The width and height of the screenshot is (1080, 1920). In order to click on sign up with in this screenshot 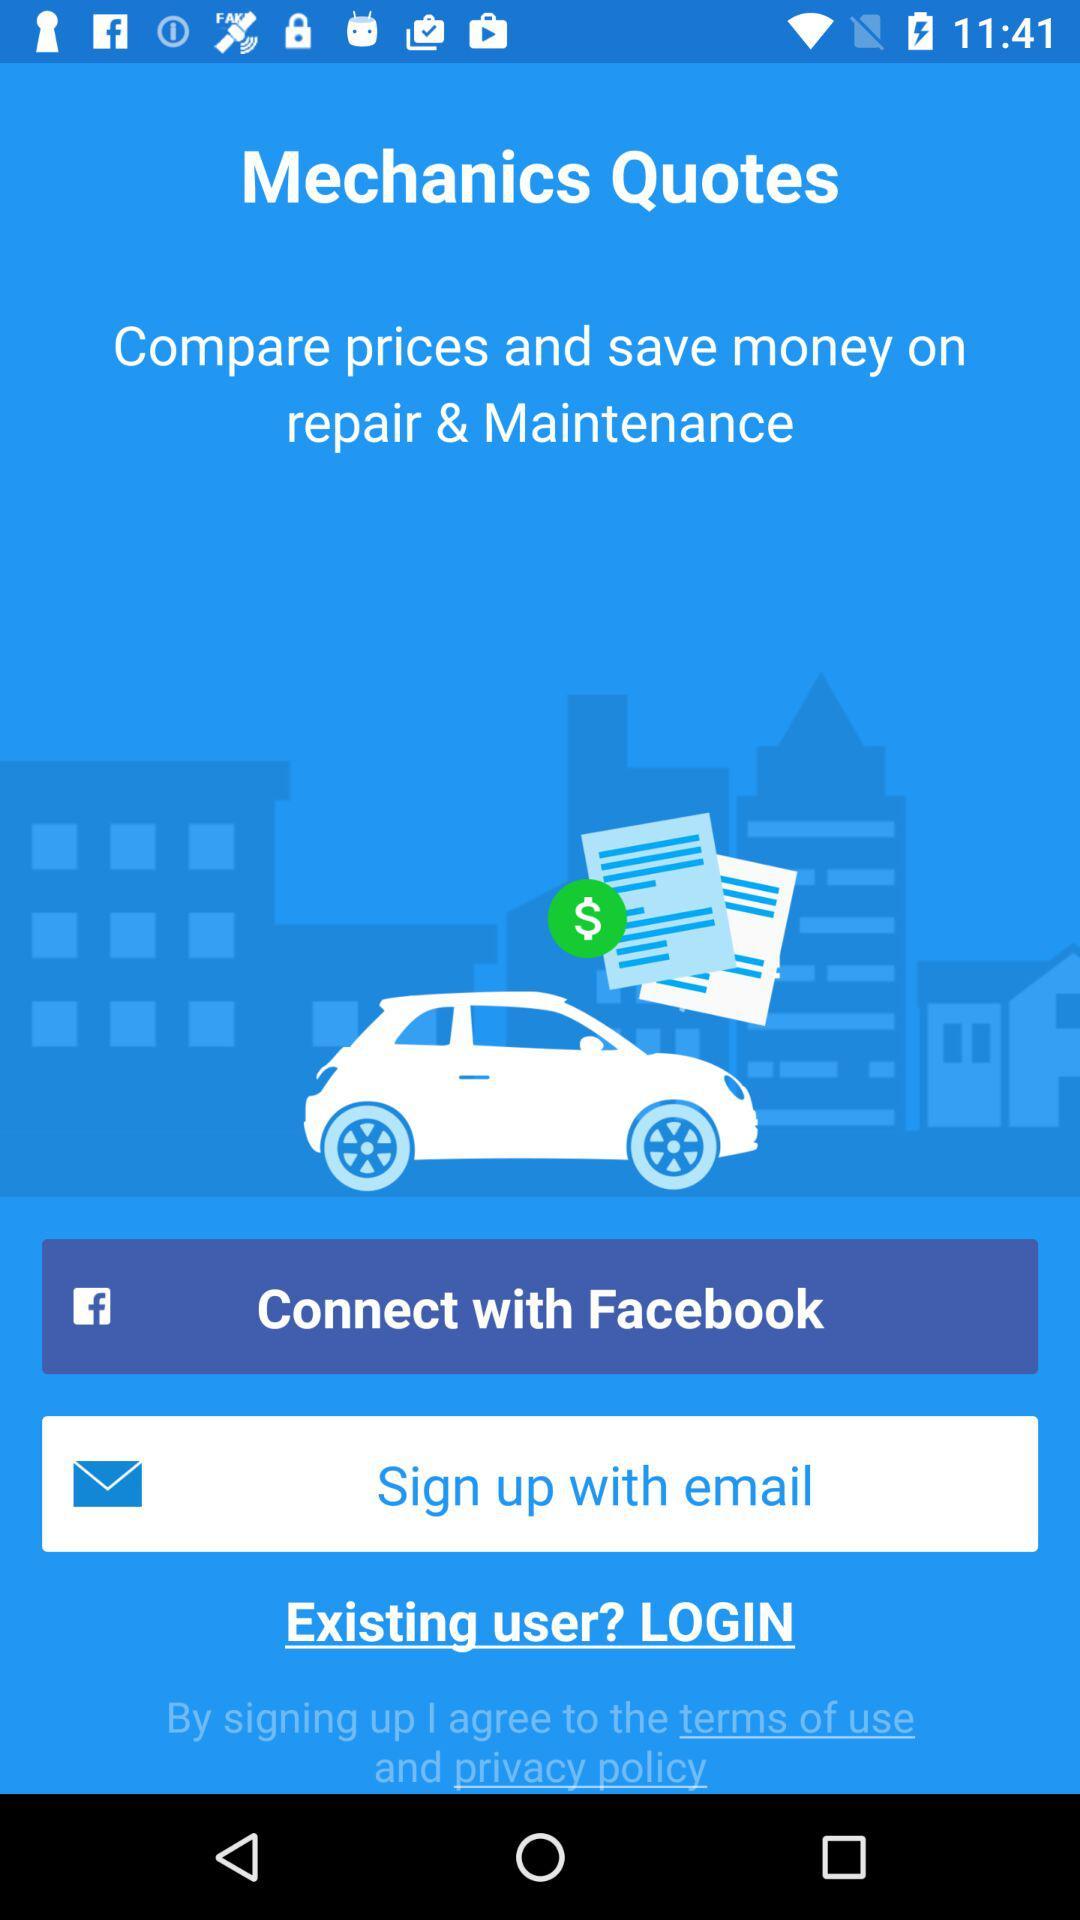, I will do `click(540, 1483)`.